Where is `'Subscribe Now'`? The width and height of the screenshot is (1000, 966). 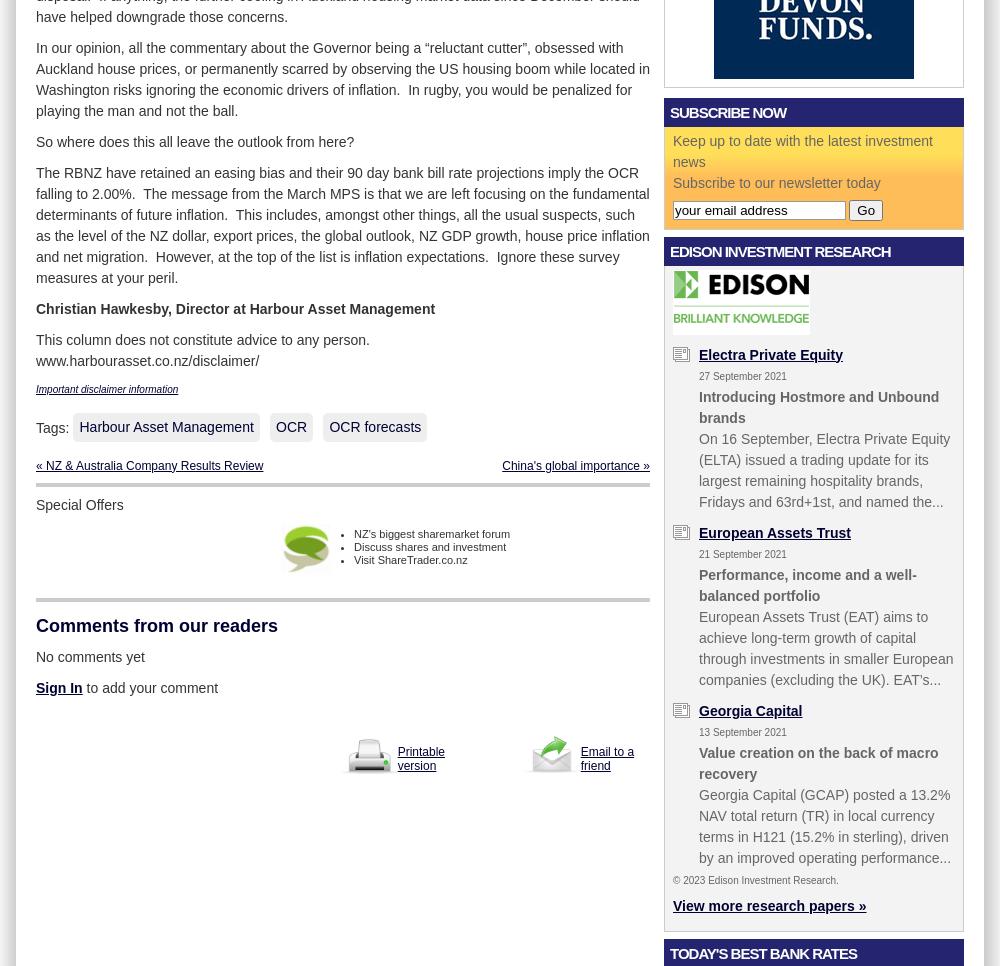
'Subscribe Now' is located at coordinates (670, 111).